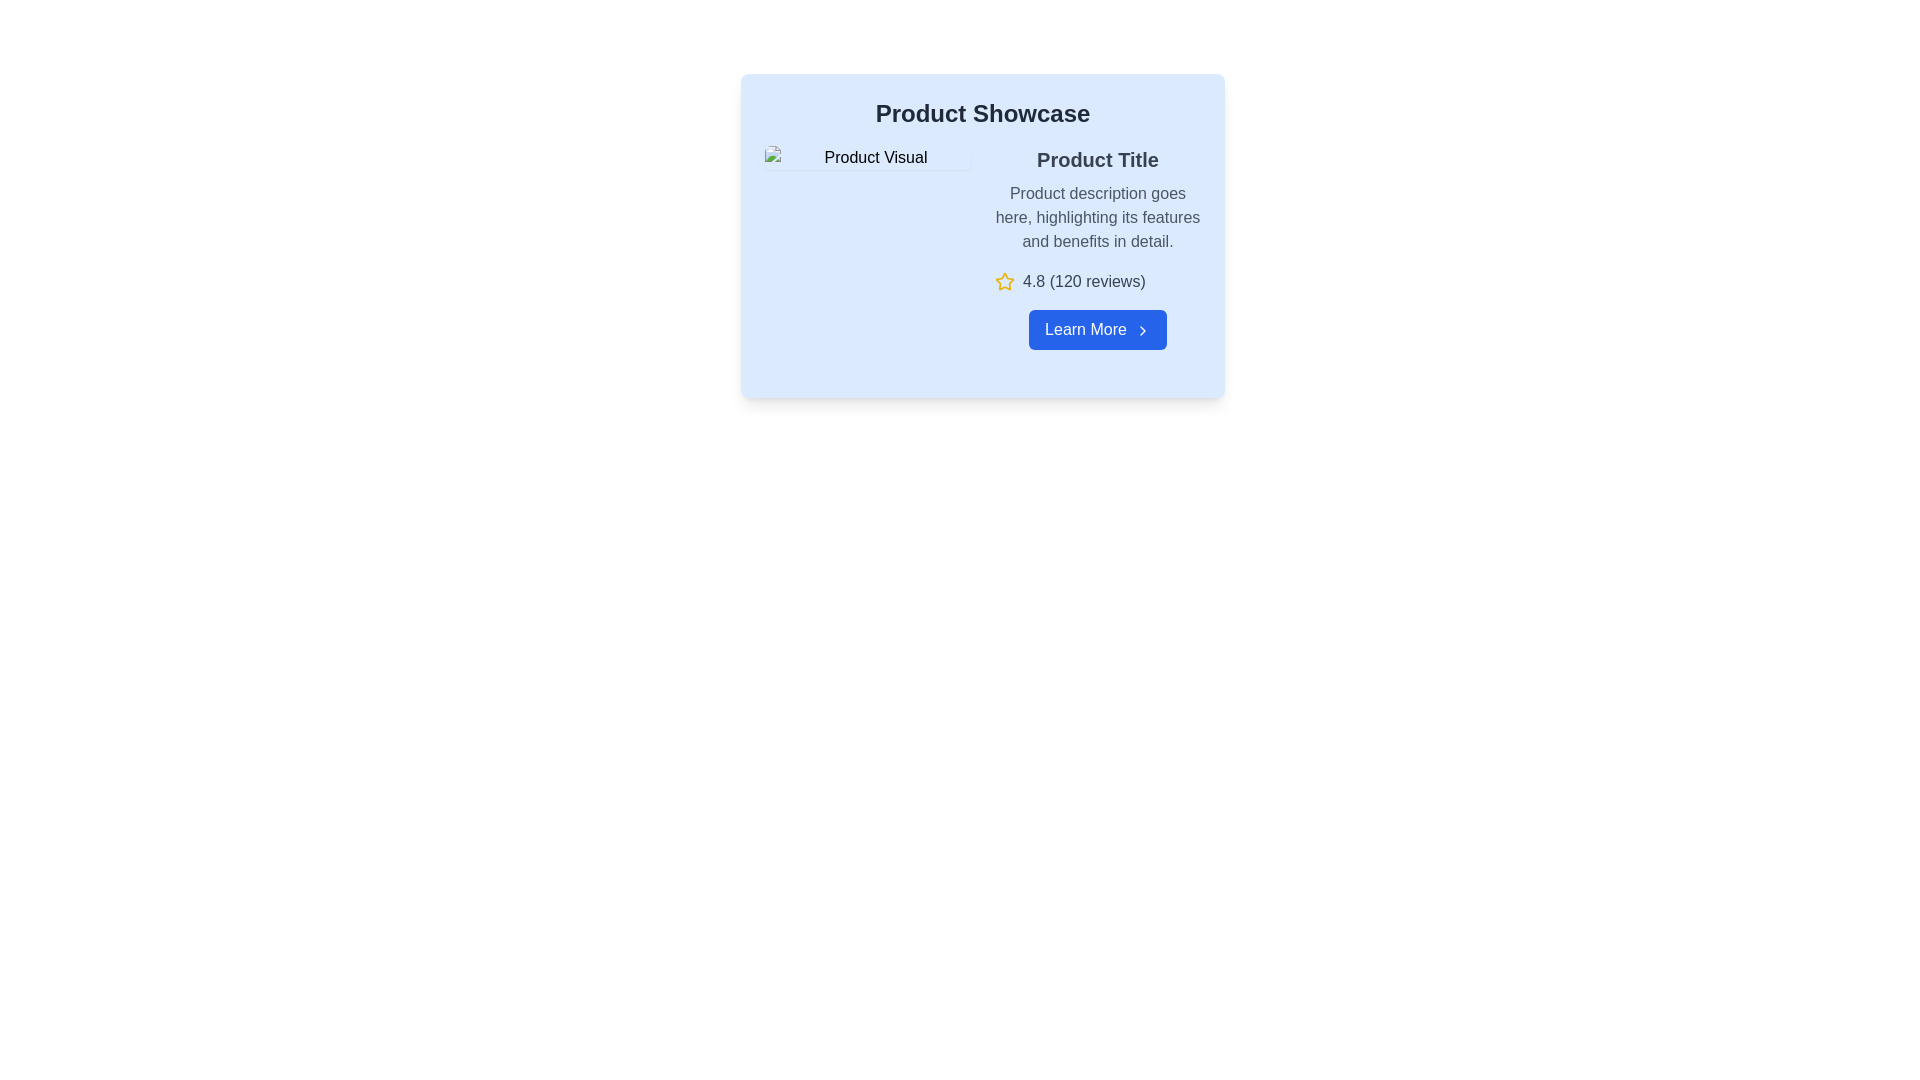 This screenshot has height=1080, width=1920. Describe the element at coordinates (1004, 281) in the screenshot. I see `star icon representing the product rating located to the left of the textual rating '4.8 (120 reviews)' in the 'Product Showcase' section` at that location.